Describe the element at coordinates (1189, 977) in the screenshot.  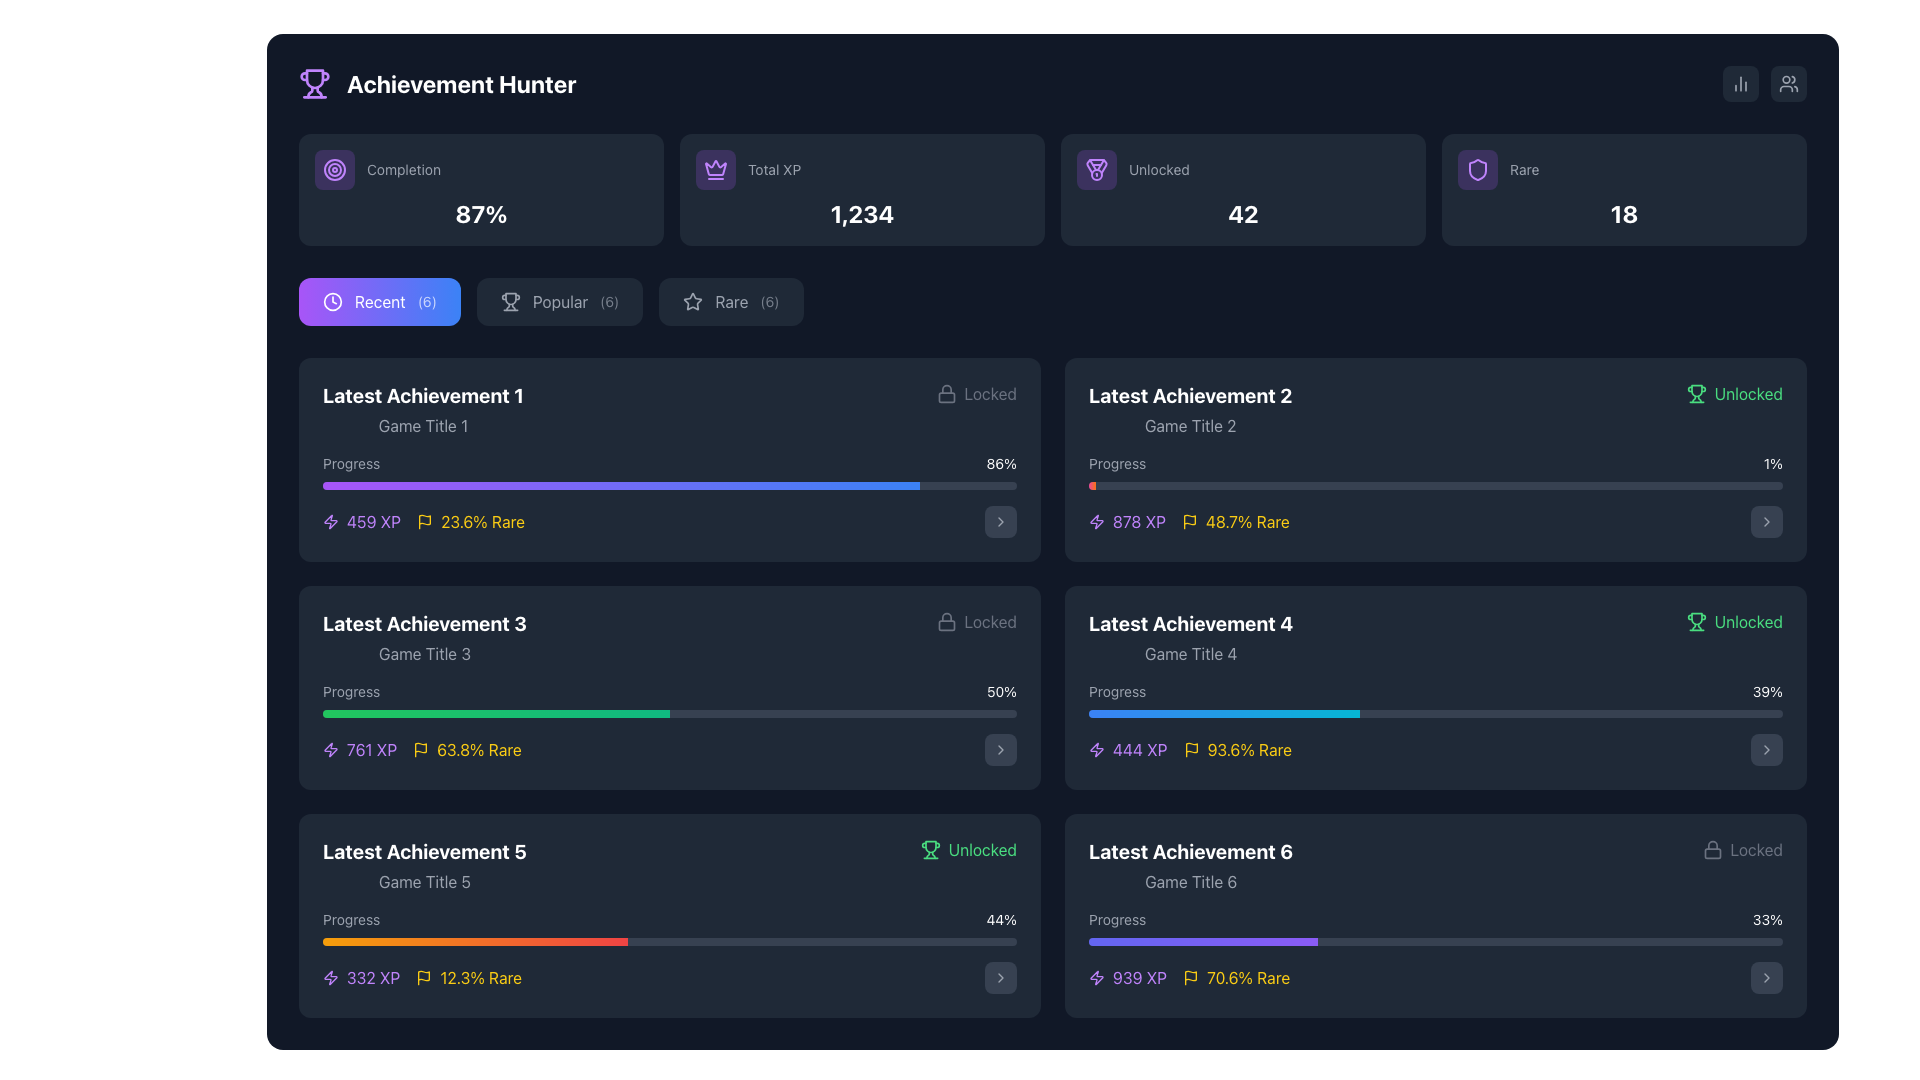
I see `the text displaying information about the achievement's experience points (XP) and rarity percentage (Rare) located in the lower-right section of the interface inside the 'Latest Achievement 6' card, below the progress bar and adjacent to the 'Unlocked' status icon` at that location.